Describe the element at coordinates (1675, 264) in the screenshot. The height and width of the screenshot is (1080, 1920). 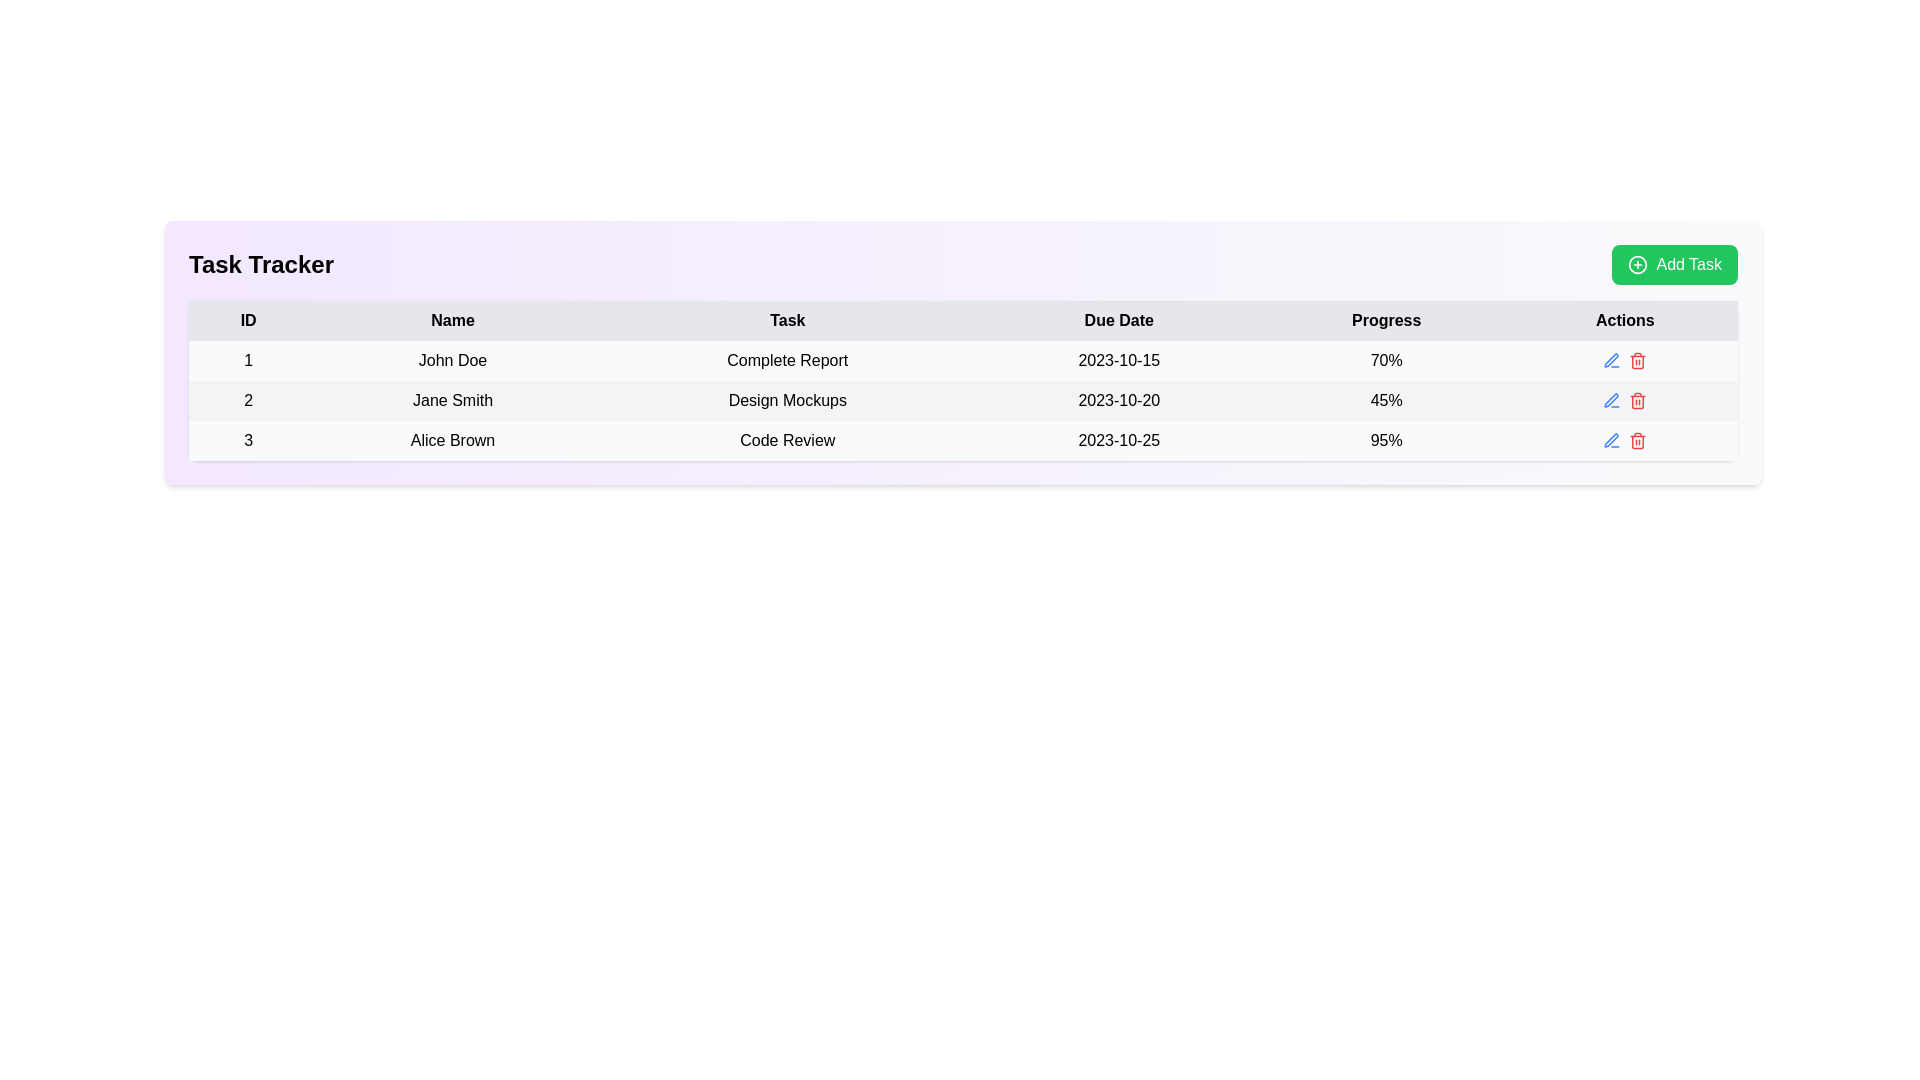
I see `the 'Add Task' button located at the top-right corner of the interface, aligned with the 'Task Tracker' heading` at that location.